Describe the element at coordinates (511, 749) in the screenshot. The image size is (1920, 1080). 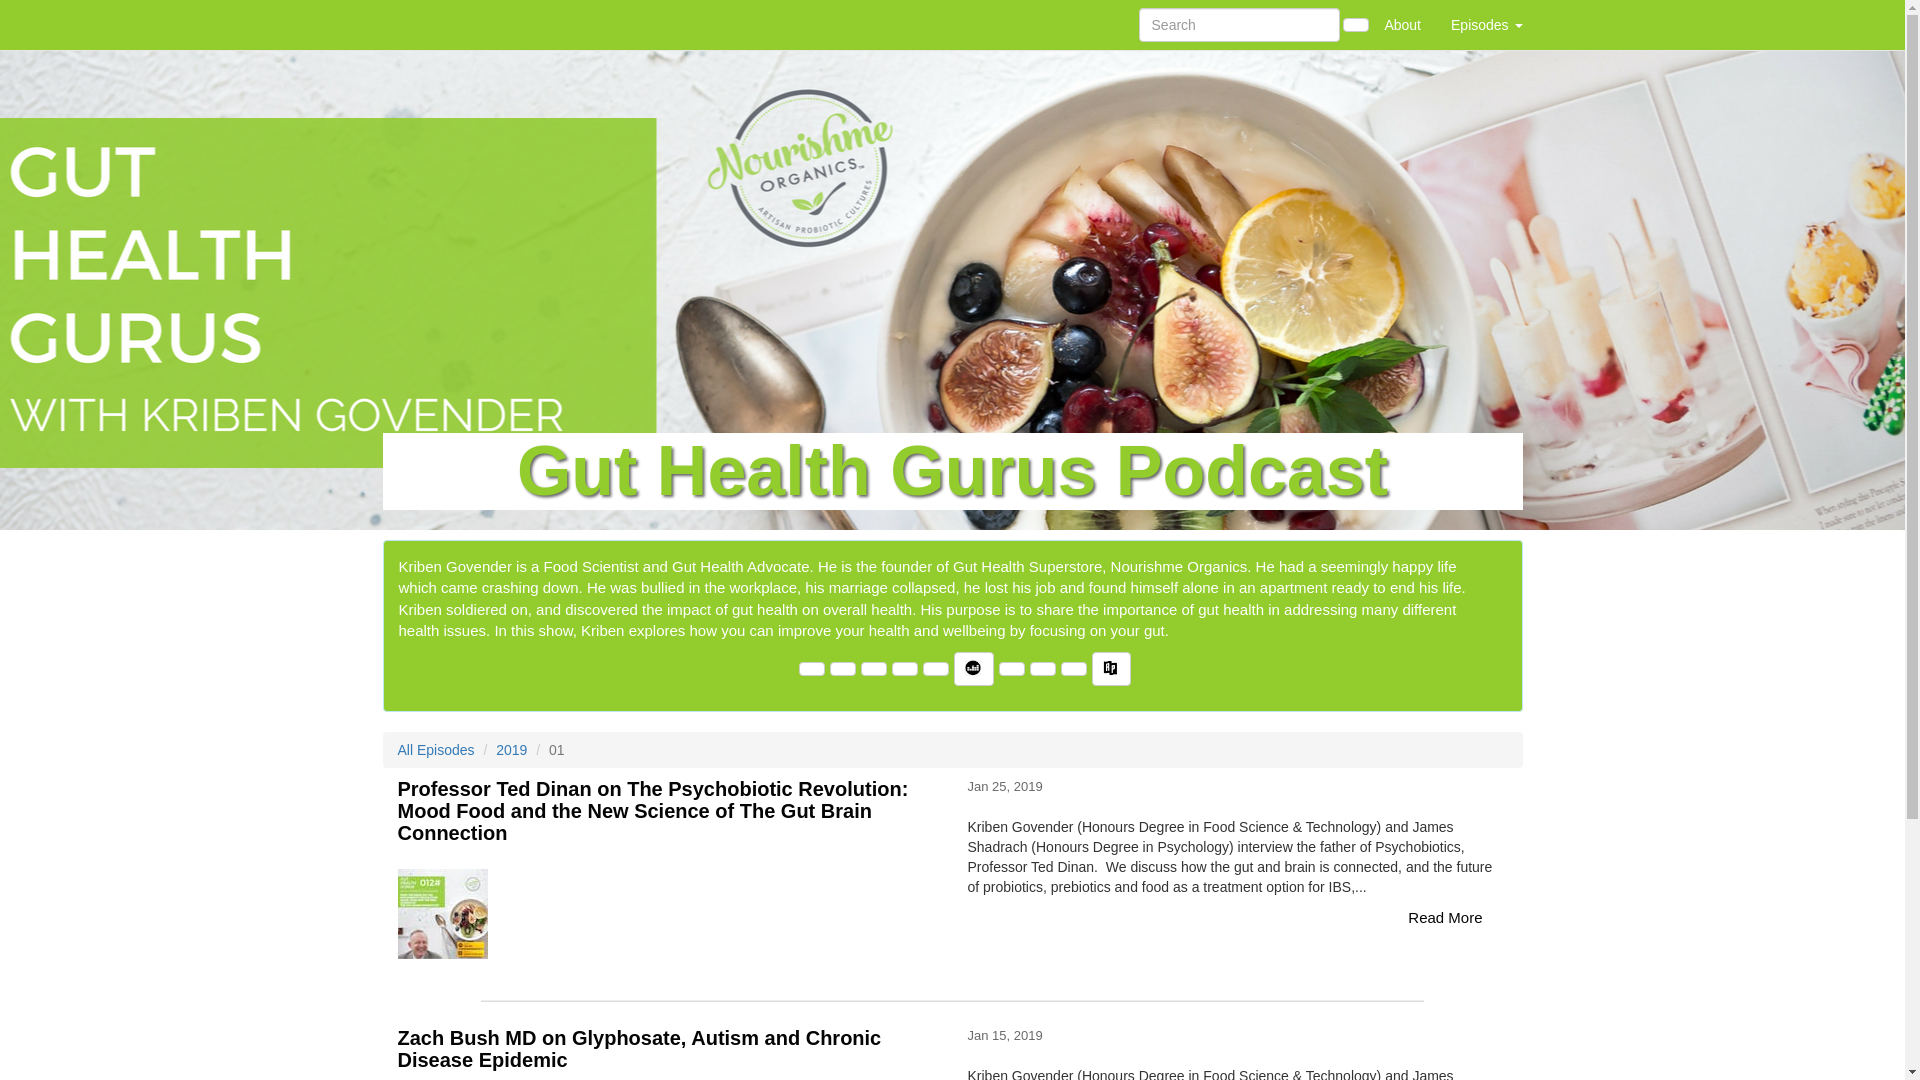
I see `'2019'` at that location.